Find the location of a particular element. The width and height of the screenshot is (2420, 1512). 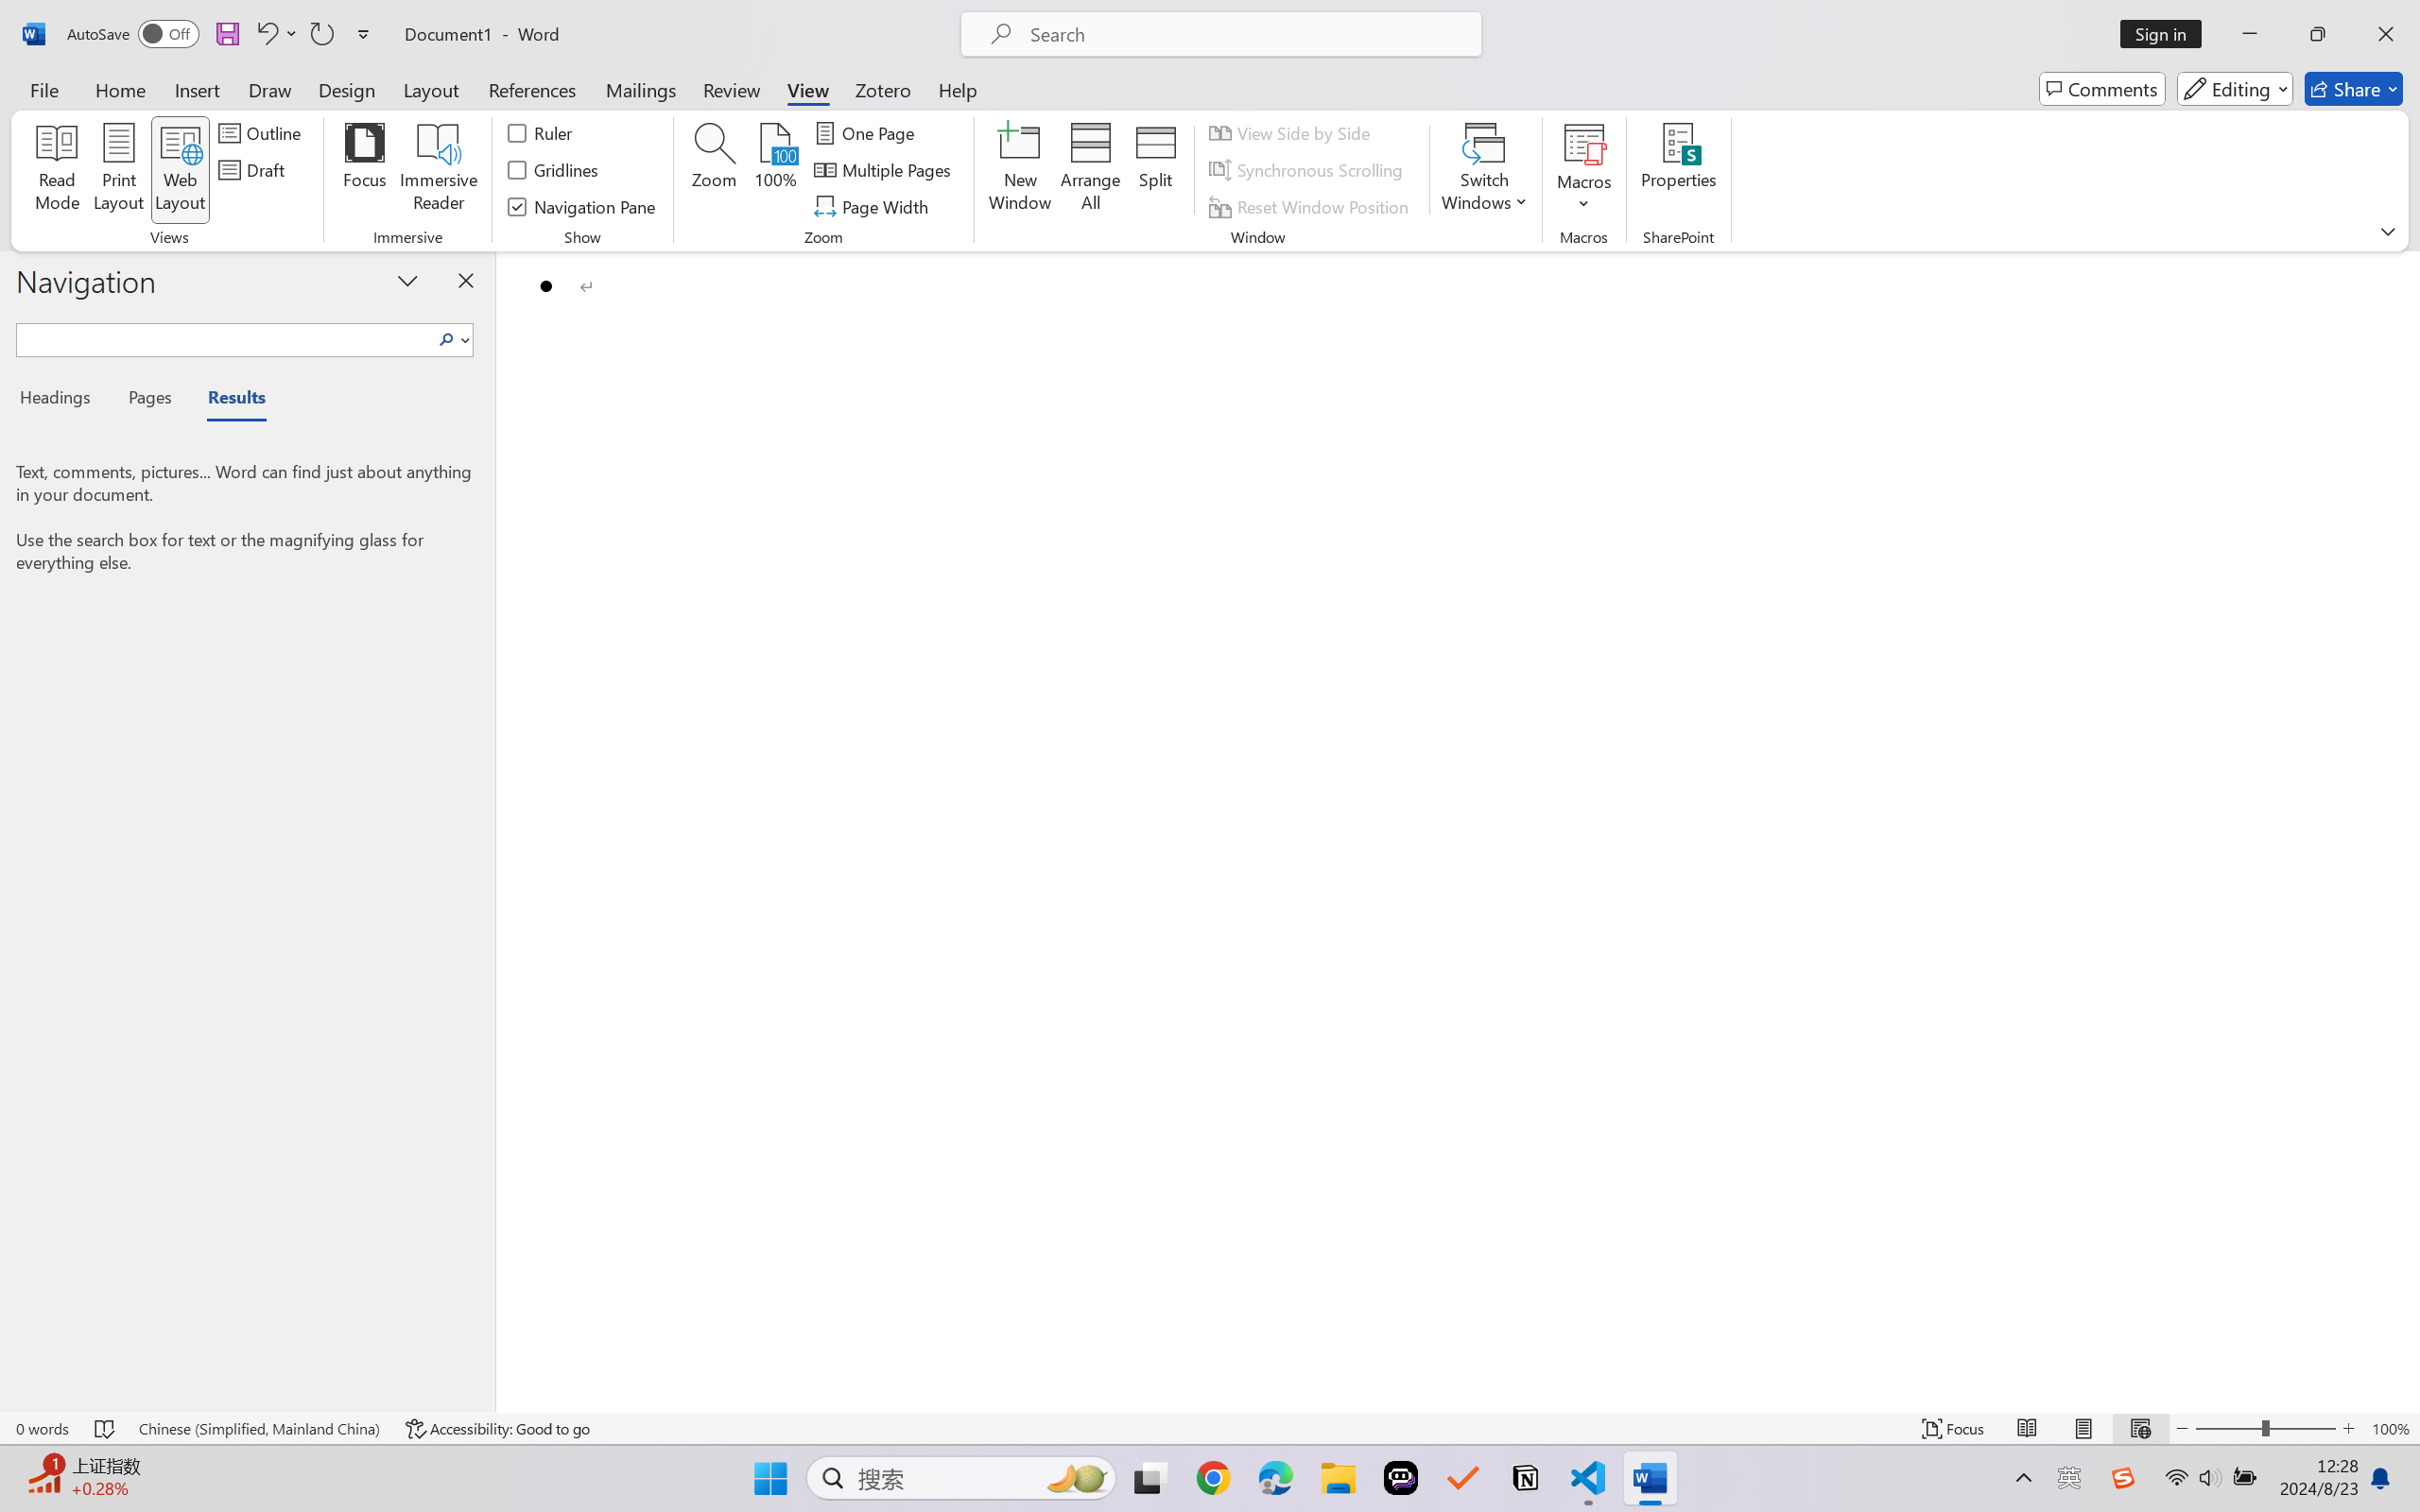

'Pages' is located at coordinates (147, 401).